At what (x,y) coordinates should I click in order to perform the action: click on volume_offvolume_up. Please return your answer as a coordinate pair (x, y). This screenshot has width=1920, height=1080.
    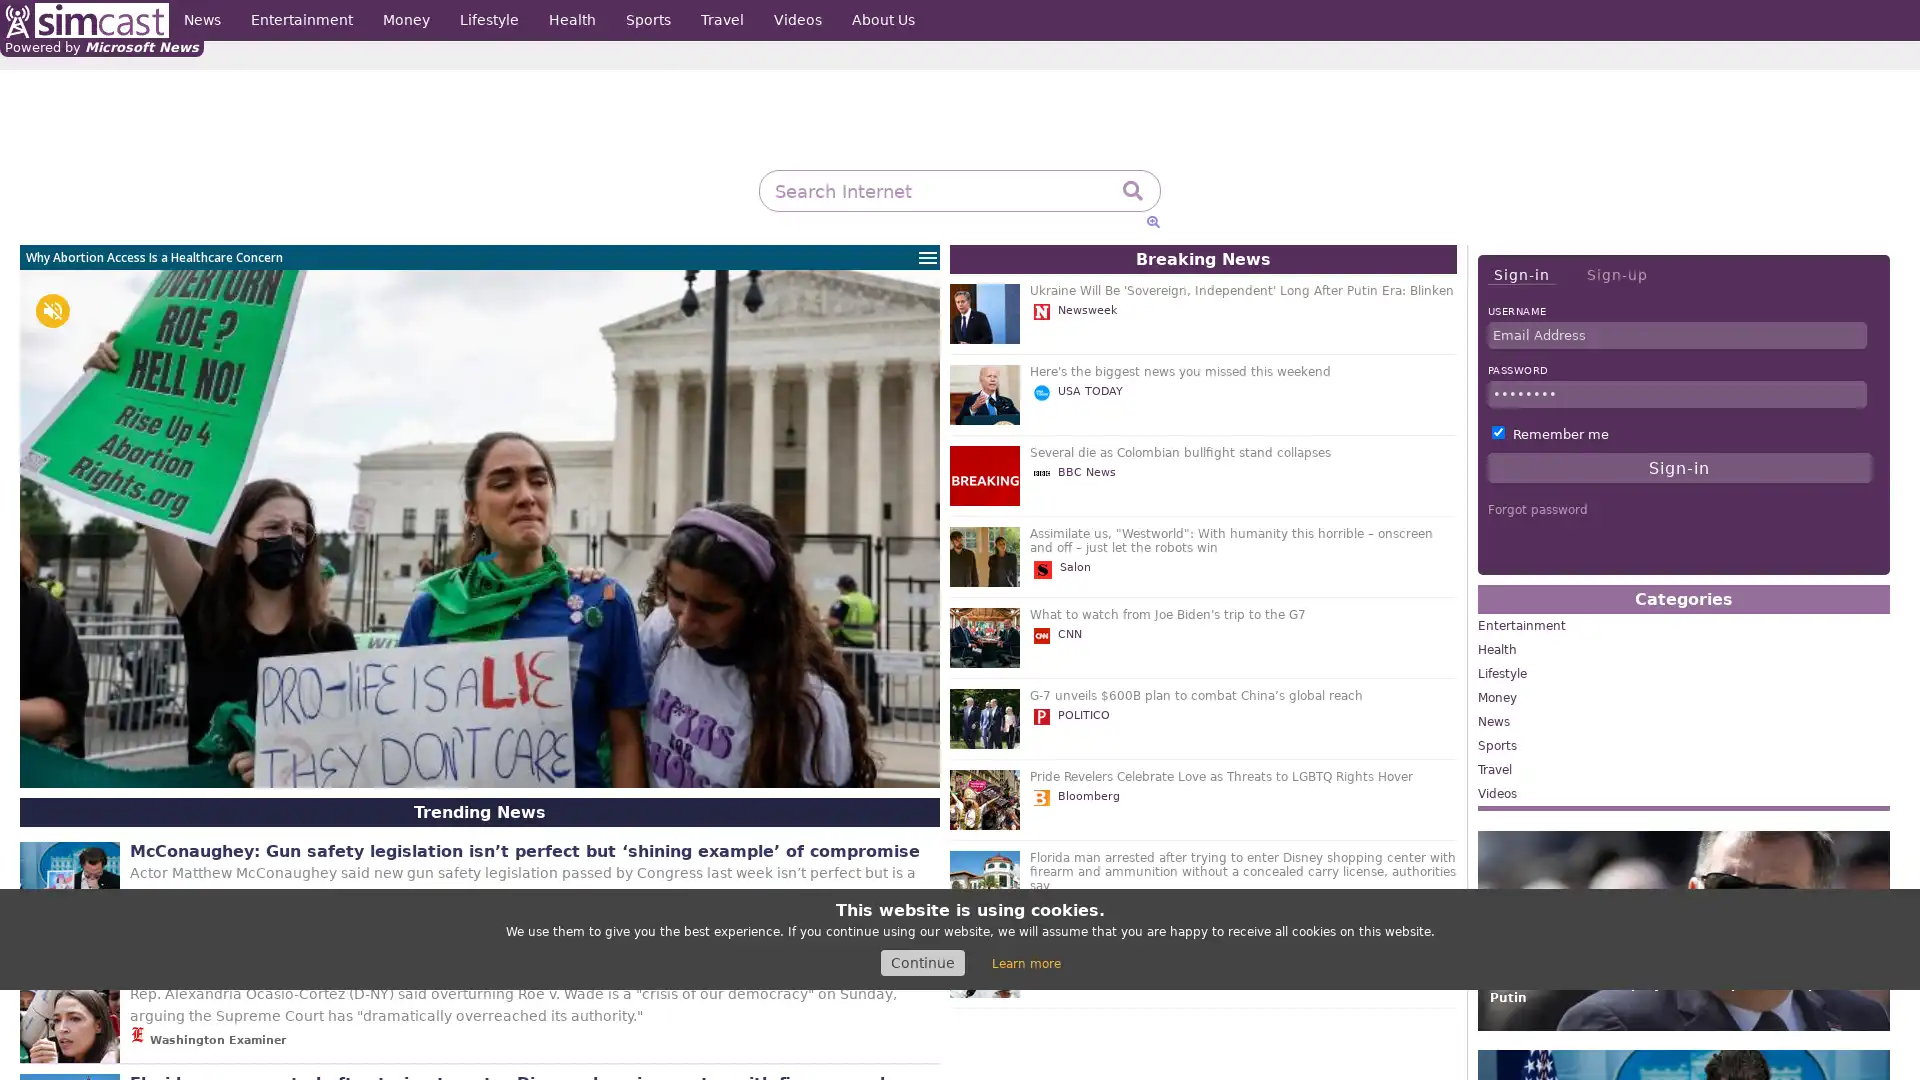
    Looking at the image, I should click on (52, 311).